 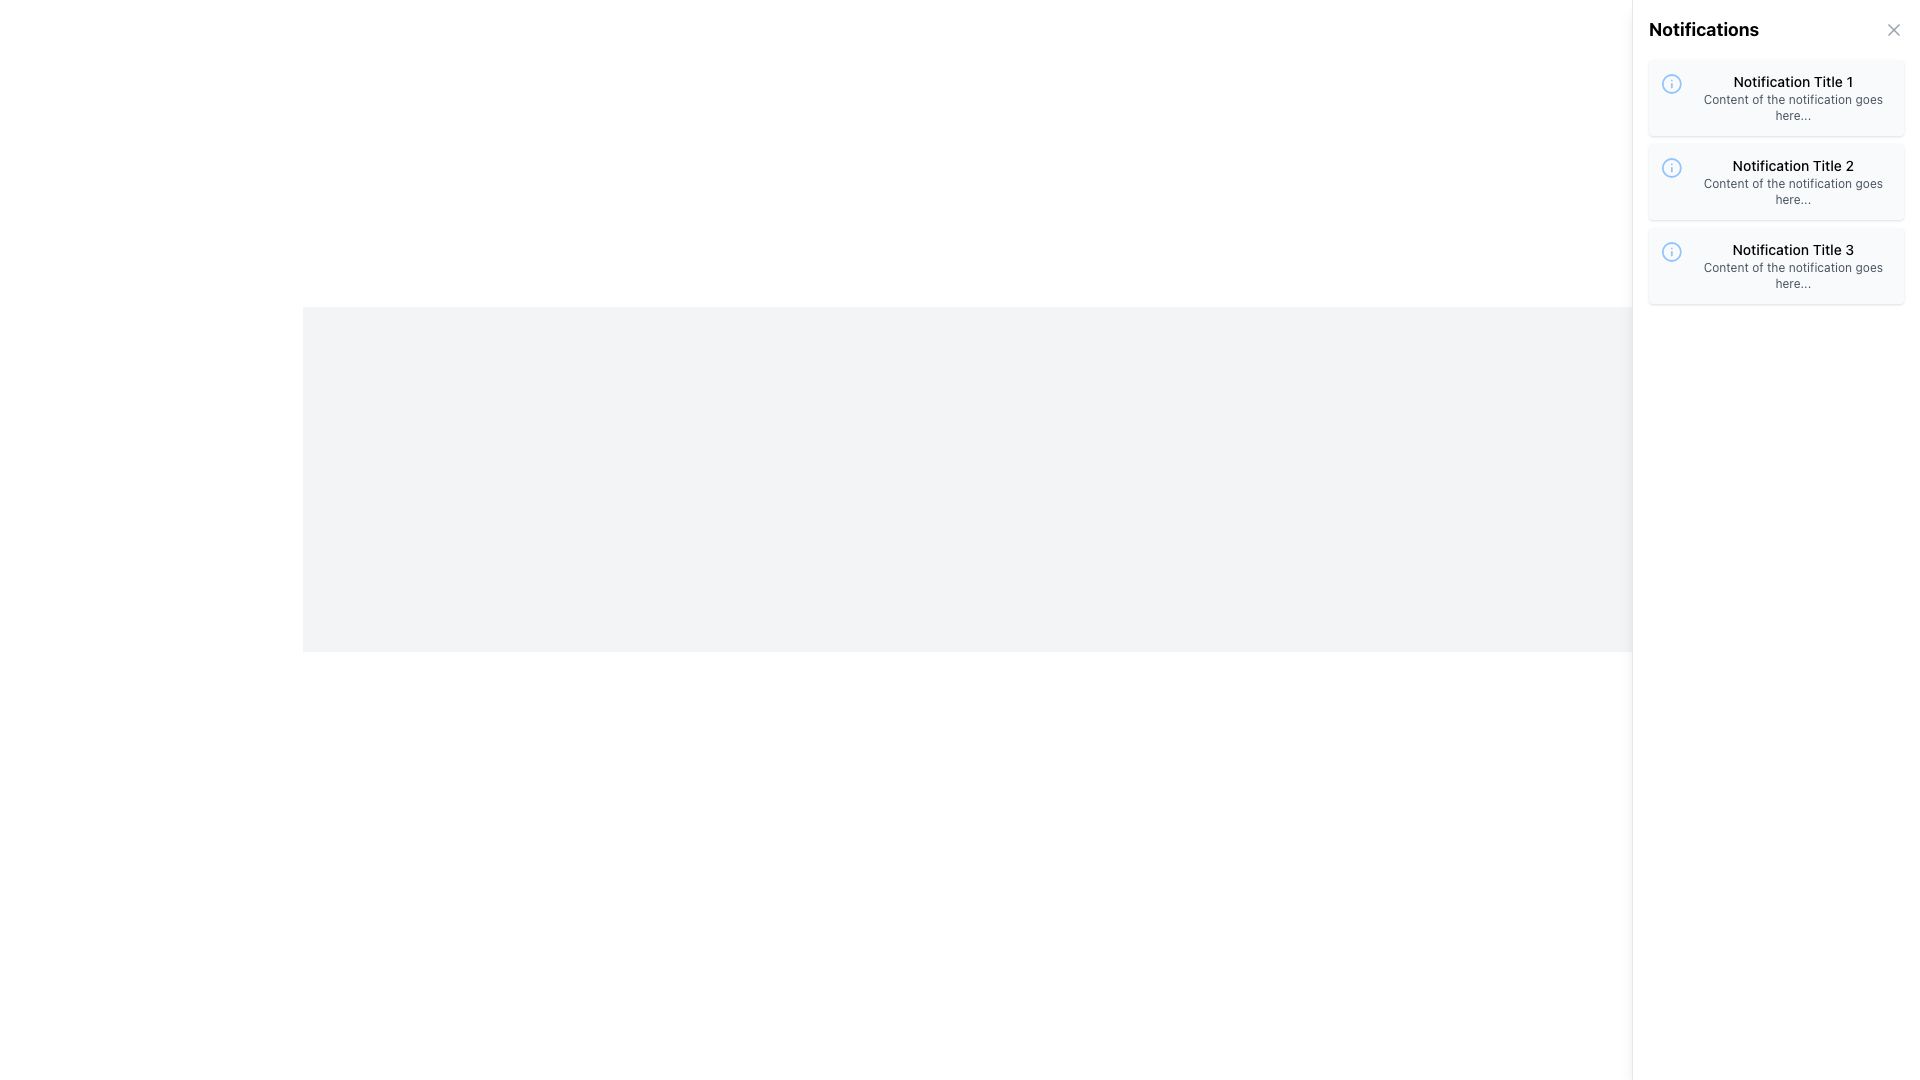 What do you see at coordinates (1793, 164) in the screenshot?
I see `the 'Notification Title 2' text label in the notifications panel` at bounding box center [1793, 164].